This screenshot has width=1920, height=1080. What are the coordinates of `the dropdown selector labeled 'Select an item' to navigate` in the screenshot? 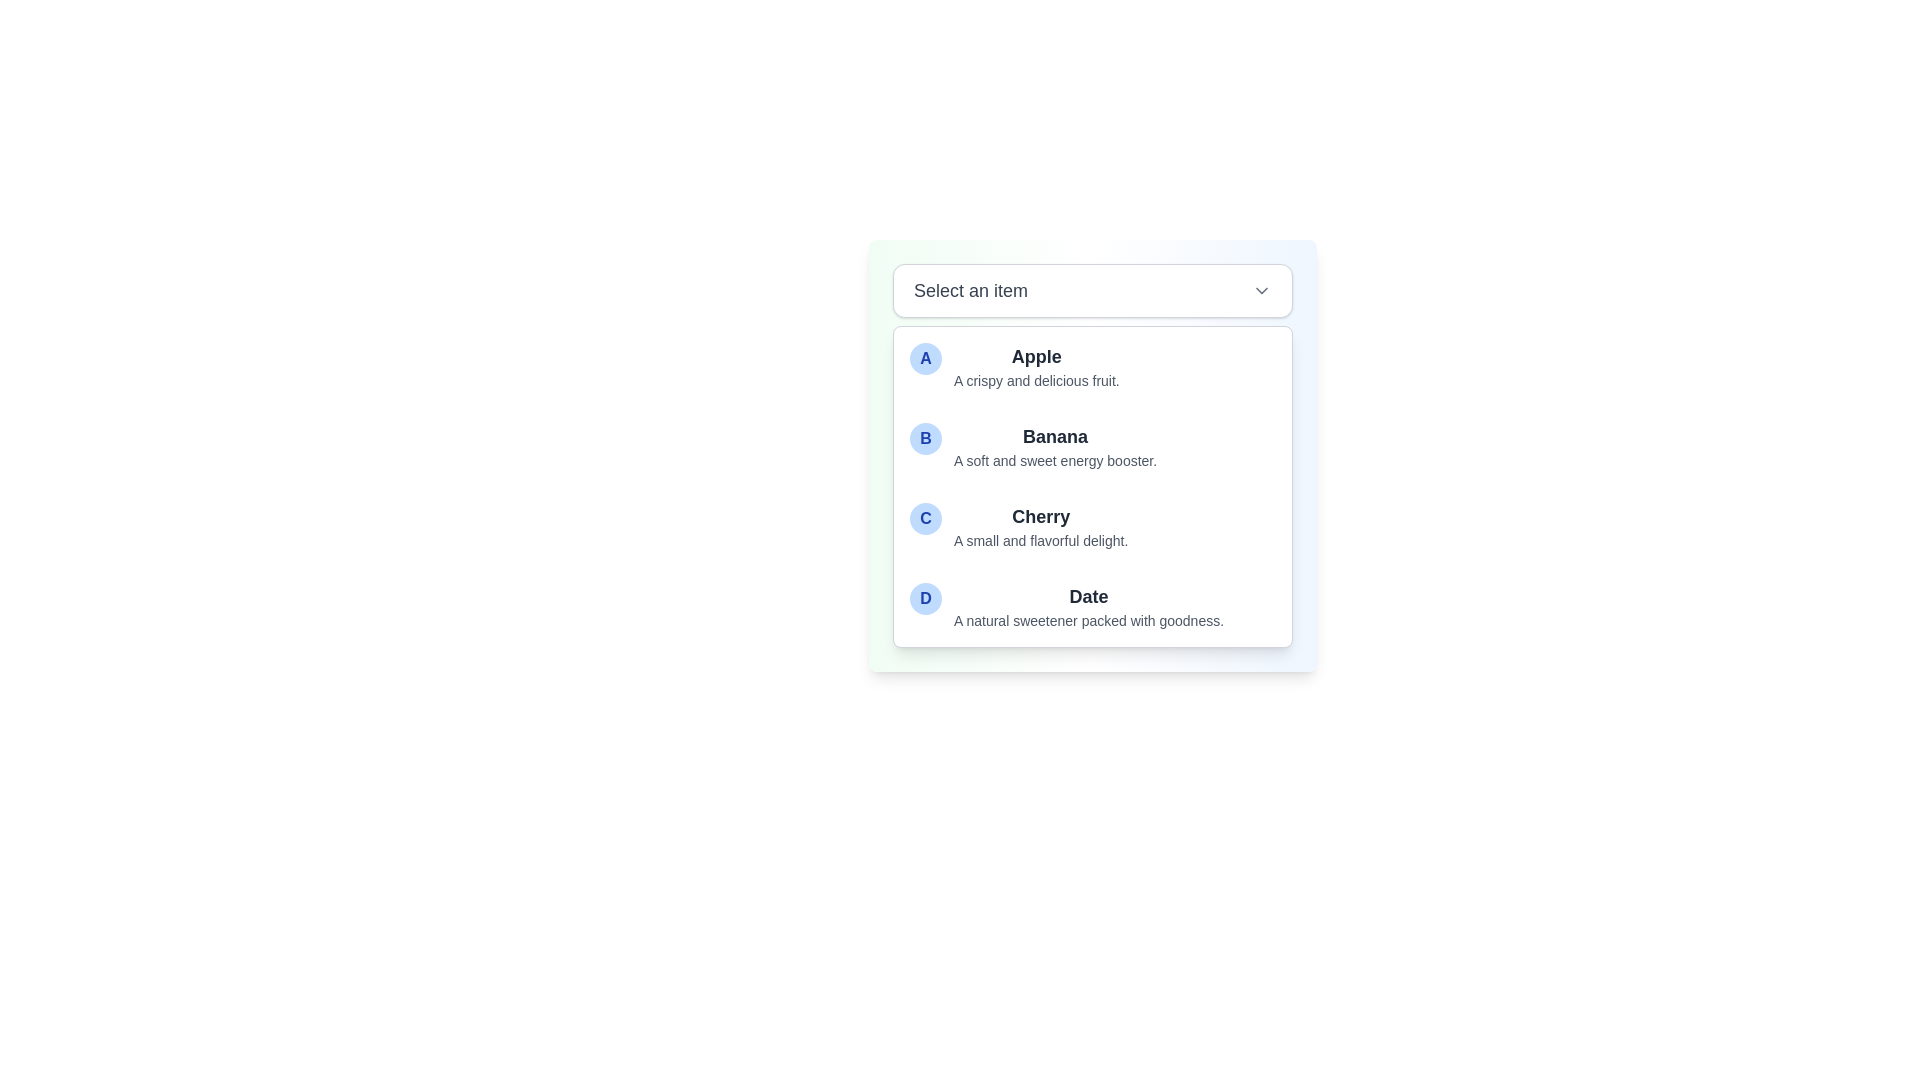 It's located at (1092, 290).